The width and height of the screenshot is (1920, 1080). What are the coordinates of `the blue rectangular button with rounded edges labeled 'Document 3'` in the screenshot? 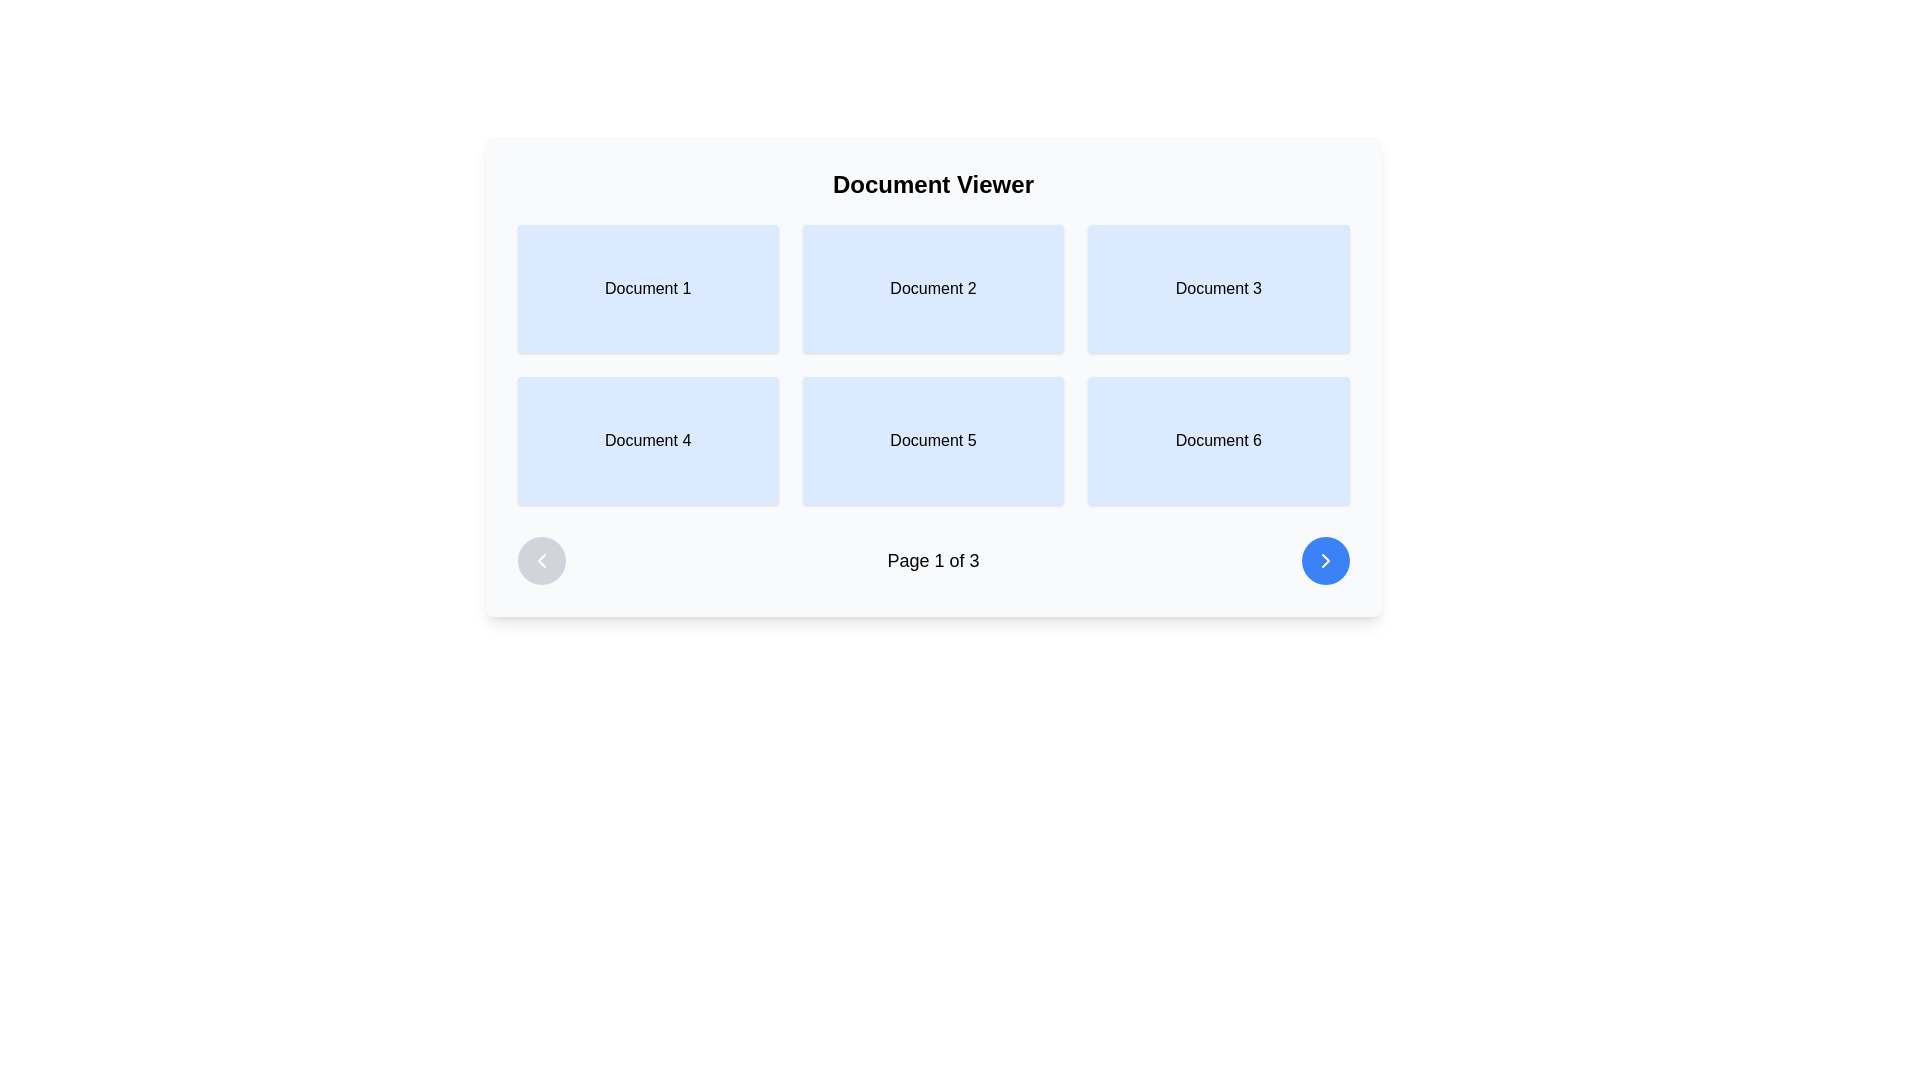 It's located at (1217, 289).